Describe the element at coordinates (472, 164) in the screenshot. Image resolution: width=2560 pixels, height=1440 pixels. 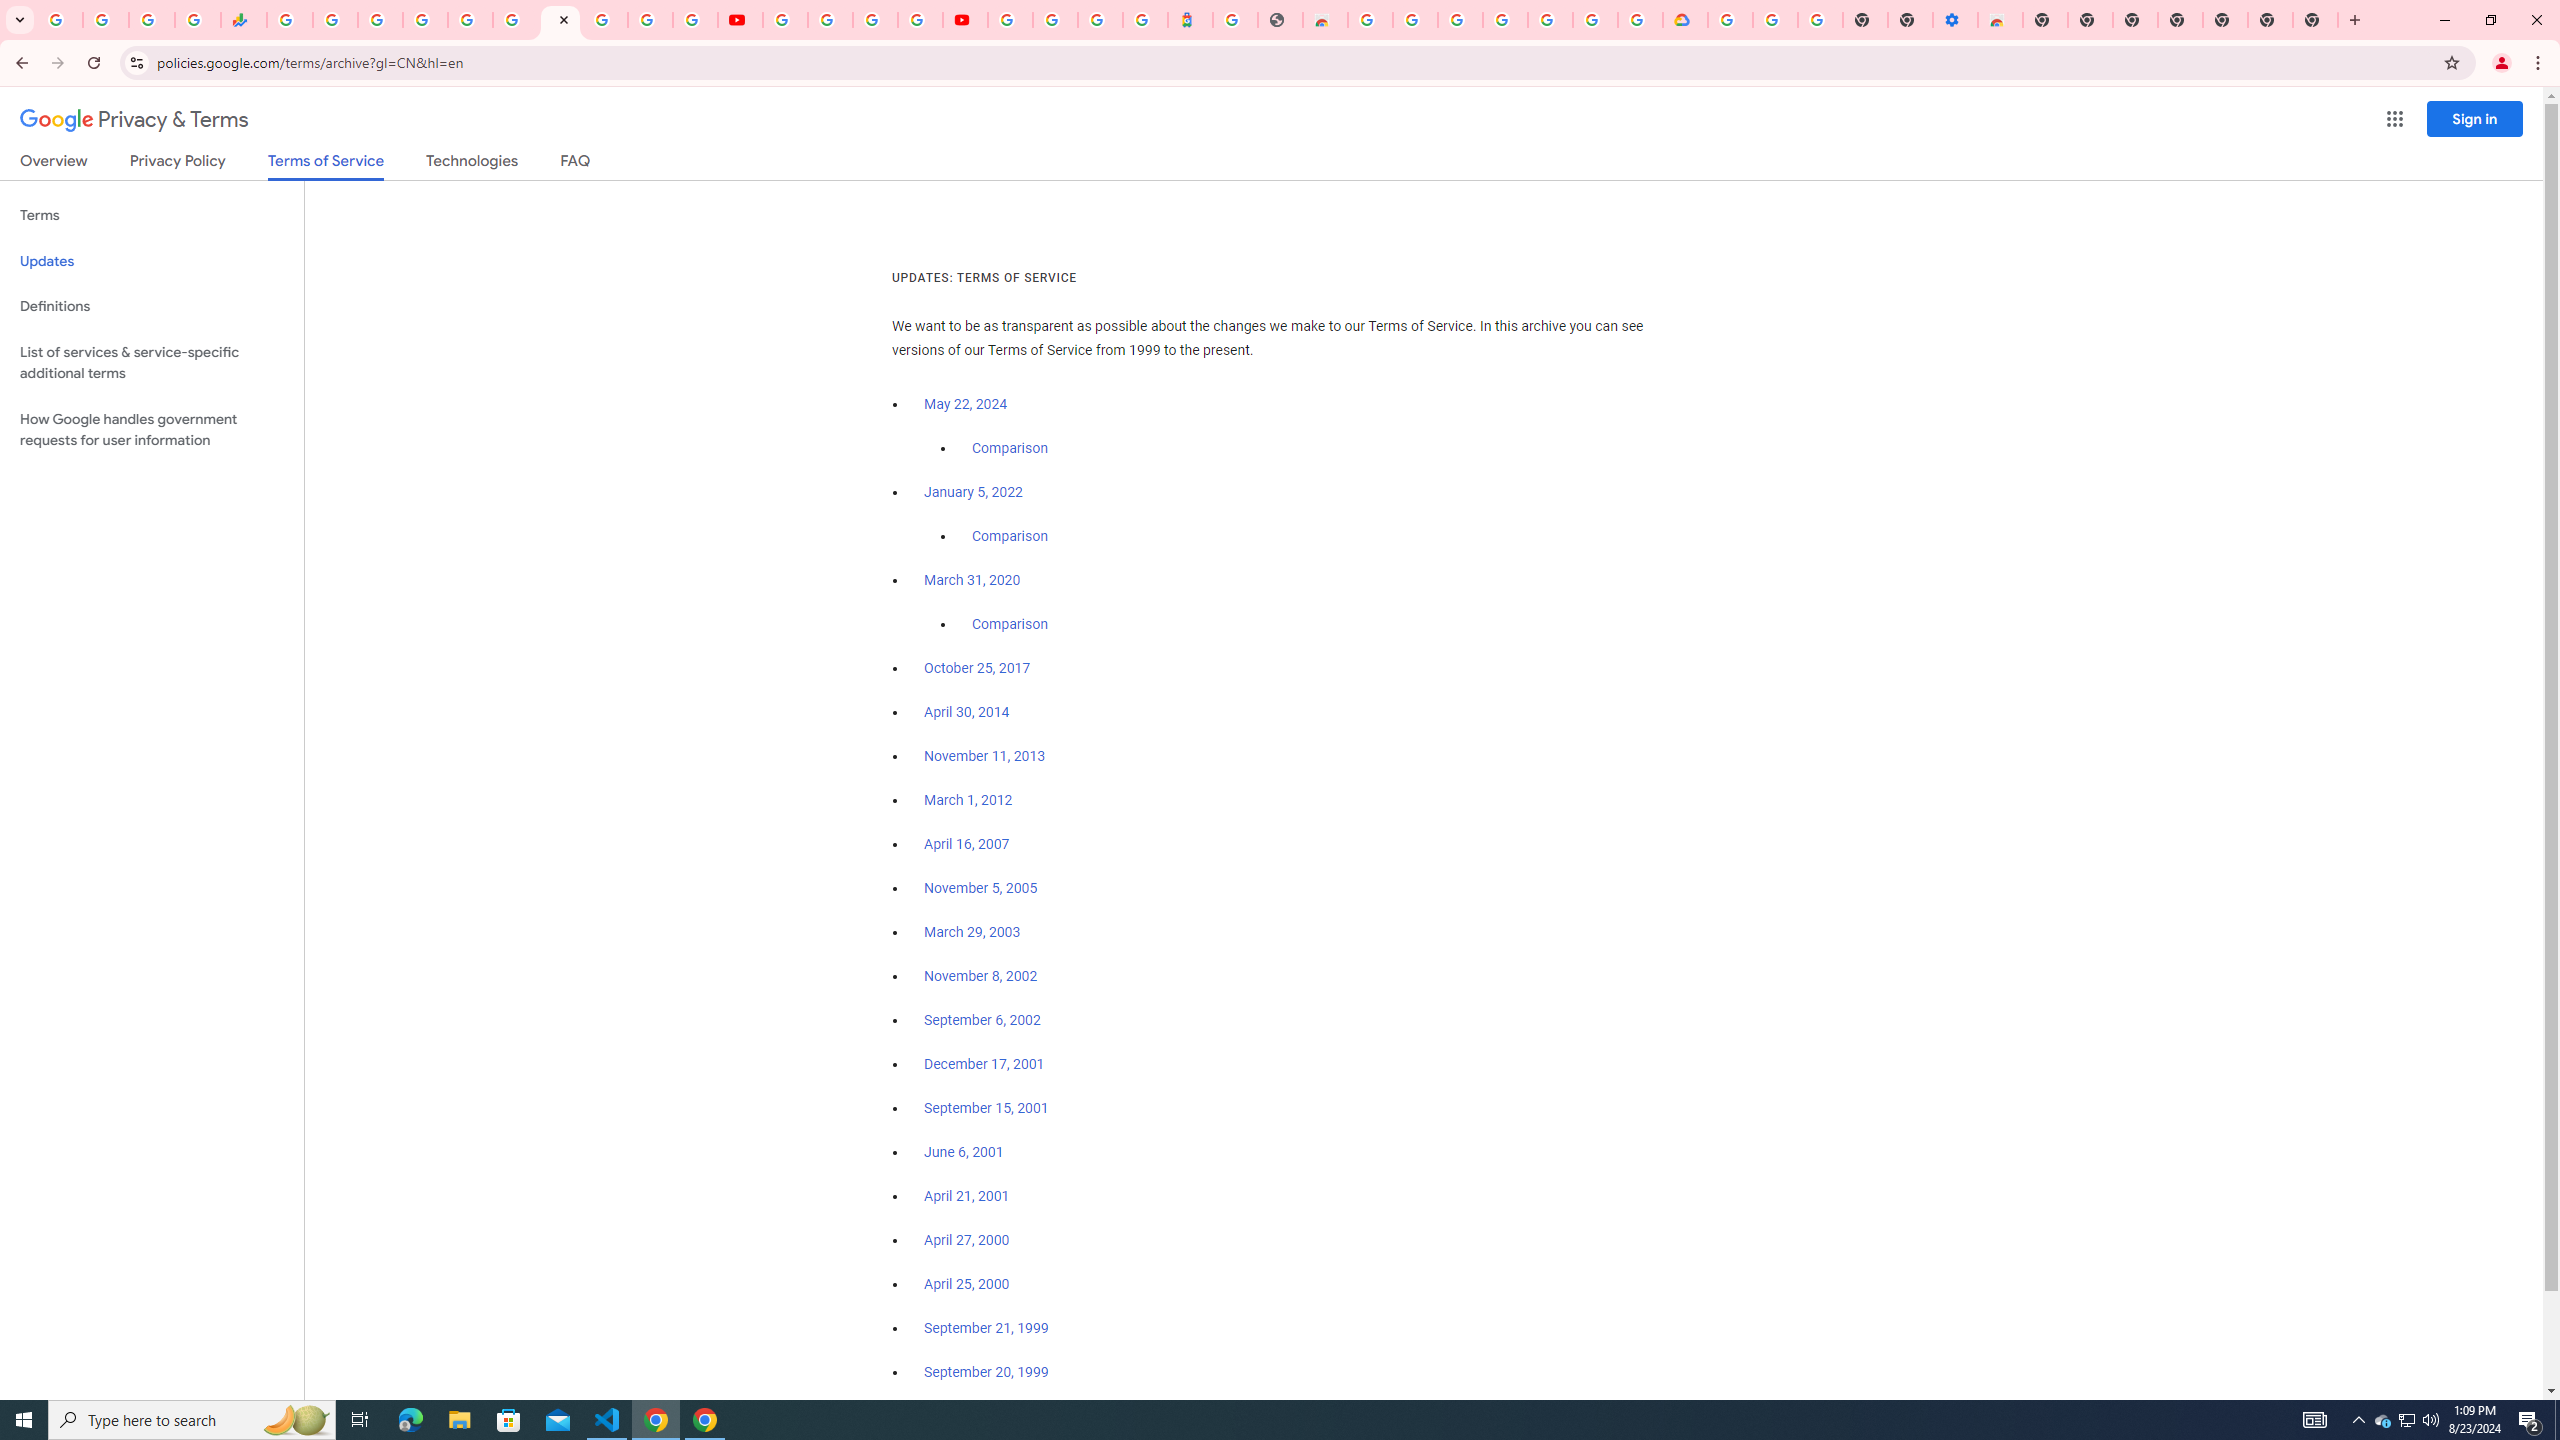
I see `'Technologies'` at that location.